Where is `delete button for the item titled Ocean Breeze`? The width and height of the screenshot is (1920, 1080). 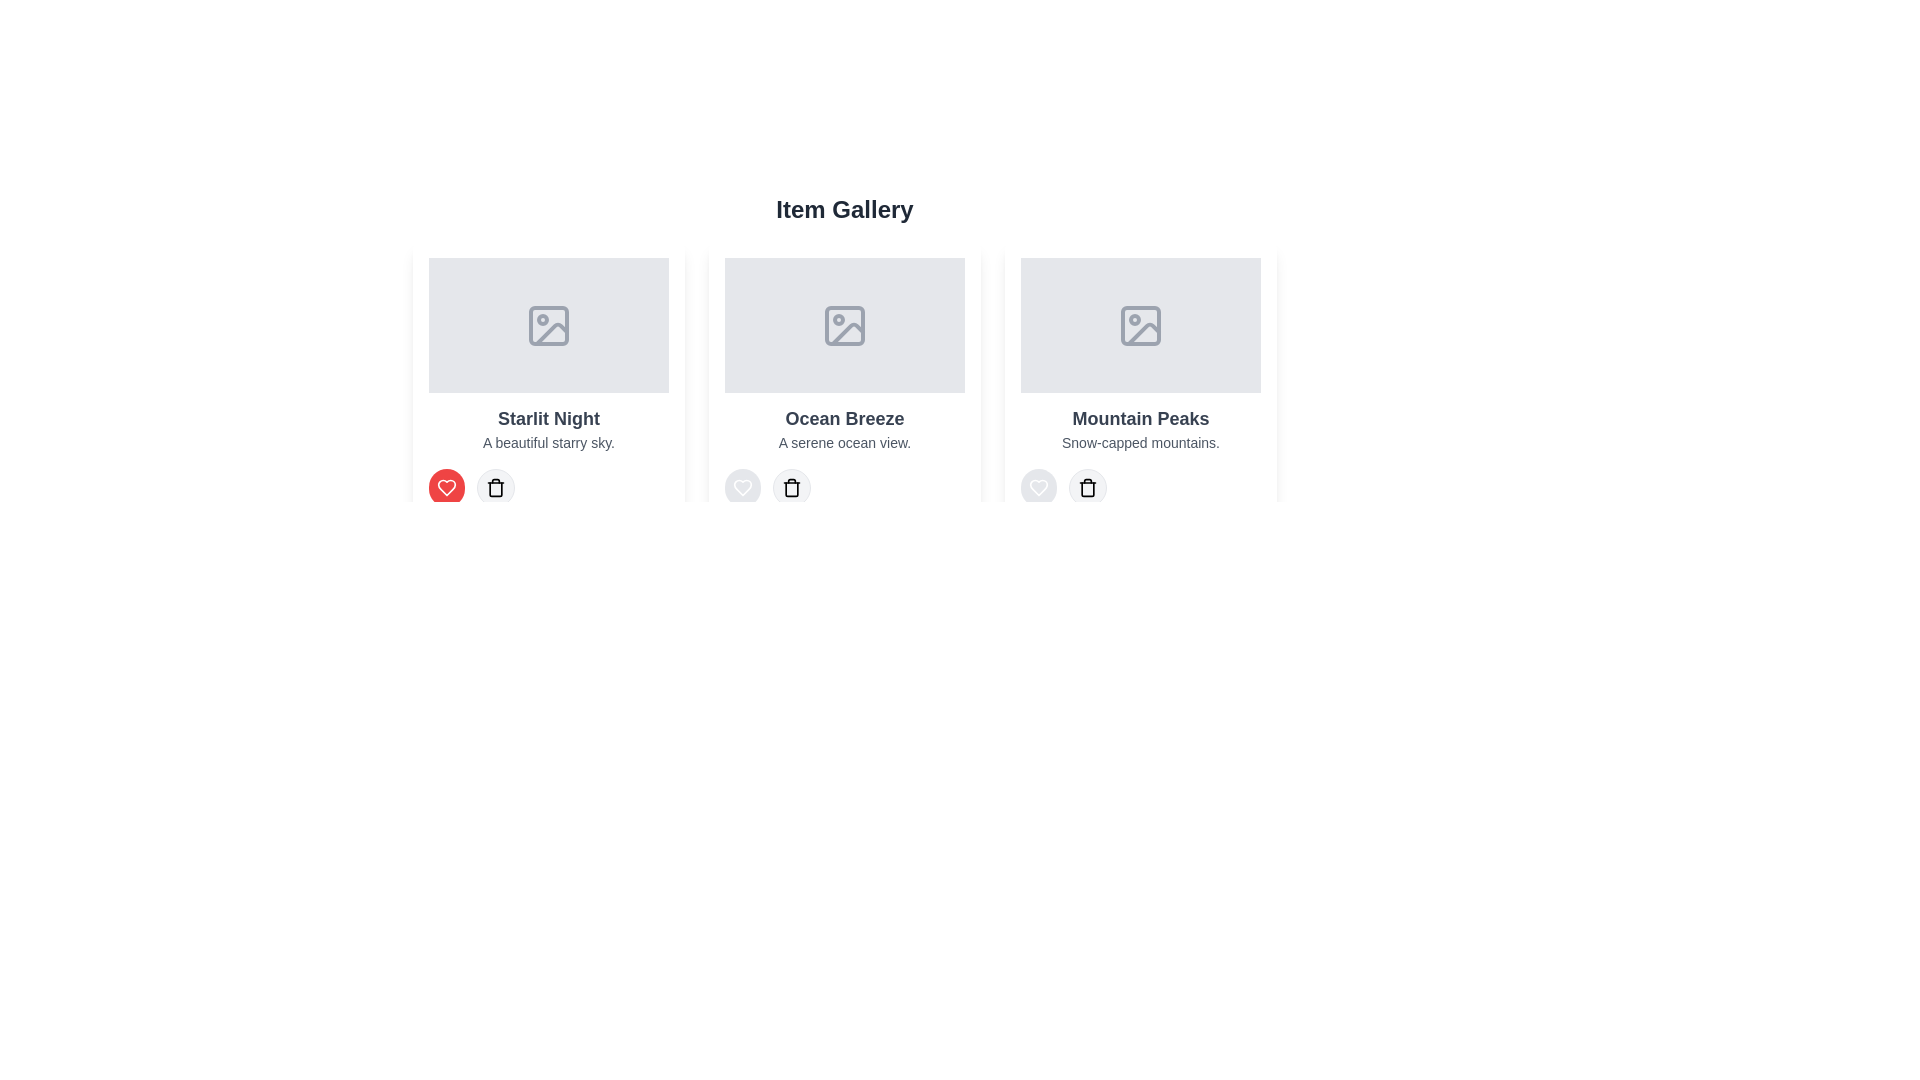
delete button for the item titled Ocean Breeze is located at coordinates (791, 488).